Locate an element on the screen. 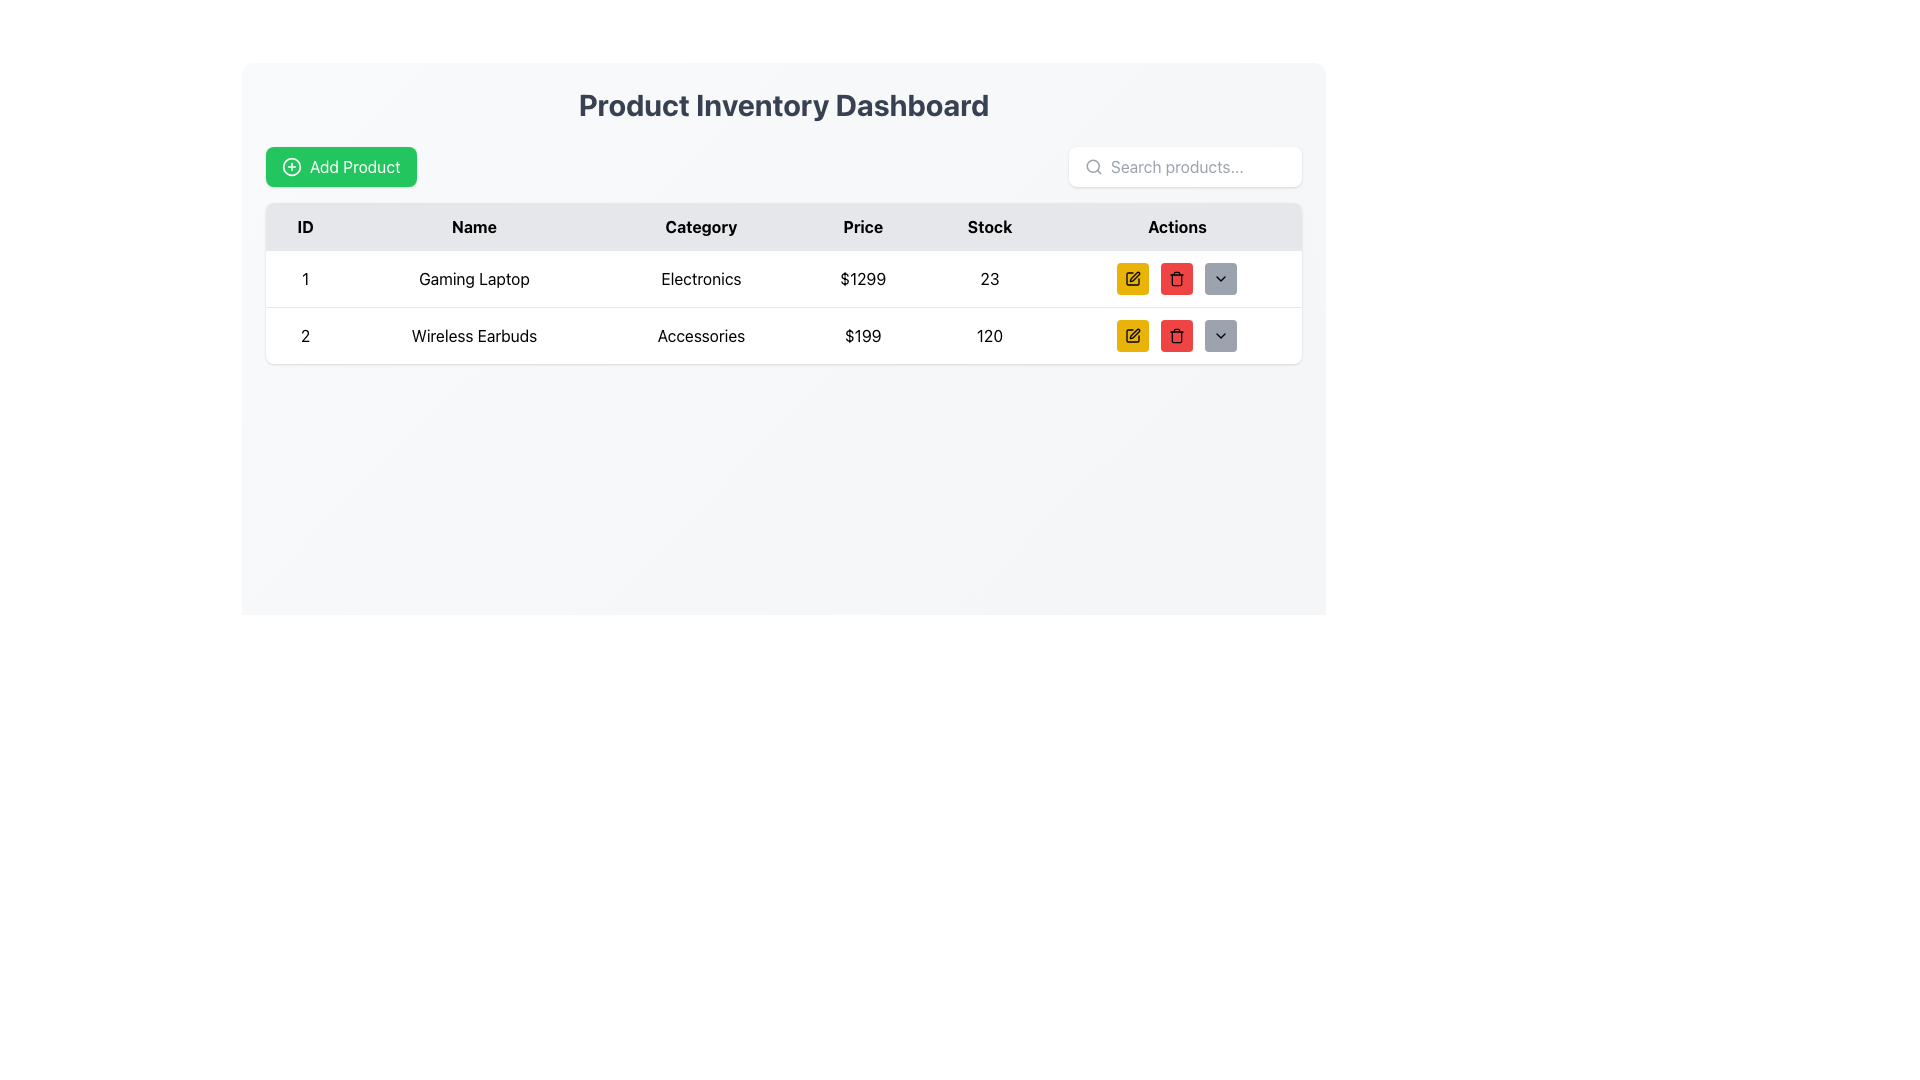  the price display text element showing '$199' for 'Wireless Earbuds' in the second row of the product table is located at coordinates (863, 334).